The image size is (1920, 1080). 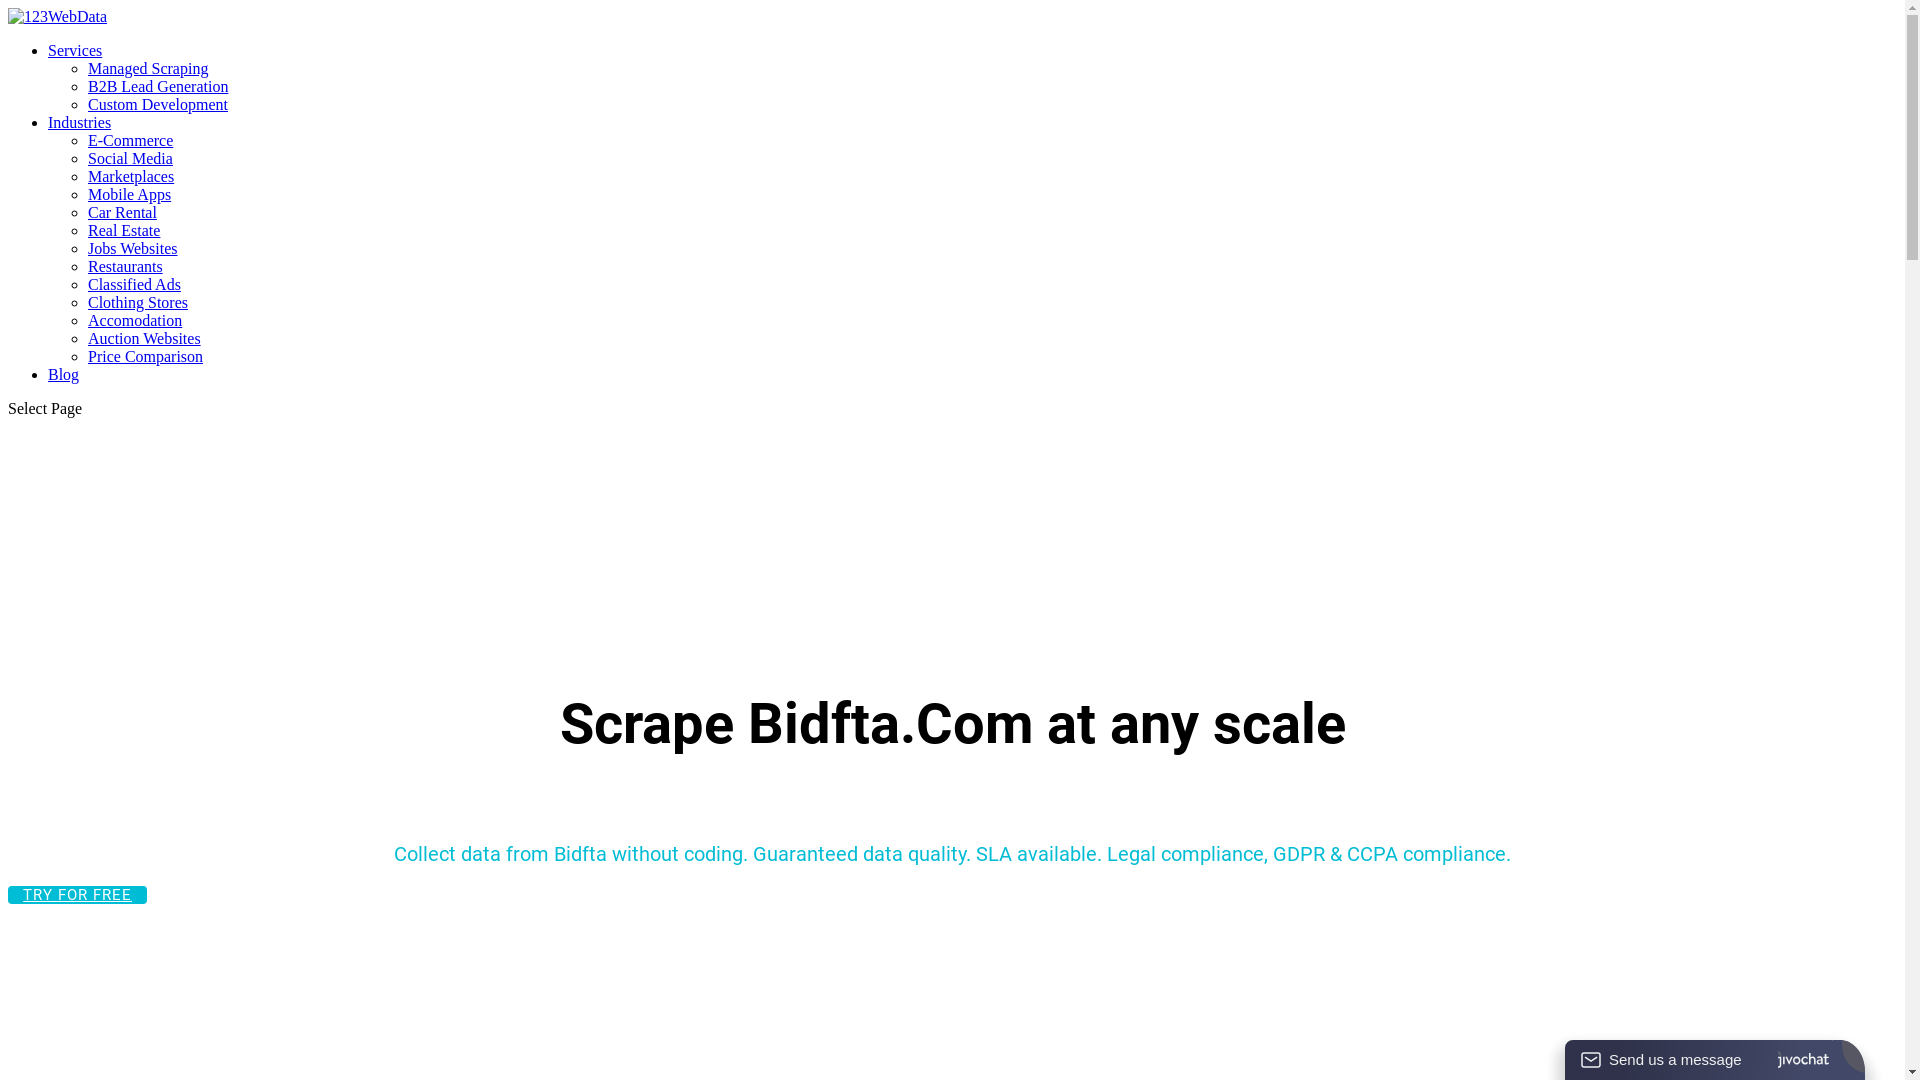 What do you see at coordinates (157, 104) in the screenshot?
I see `'Custom Development'` at bounding box center [157, 104].